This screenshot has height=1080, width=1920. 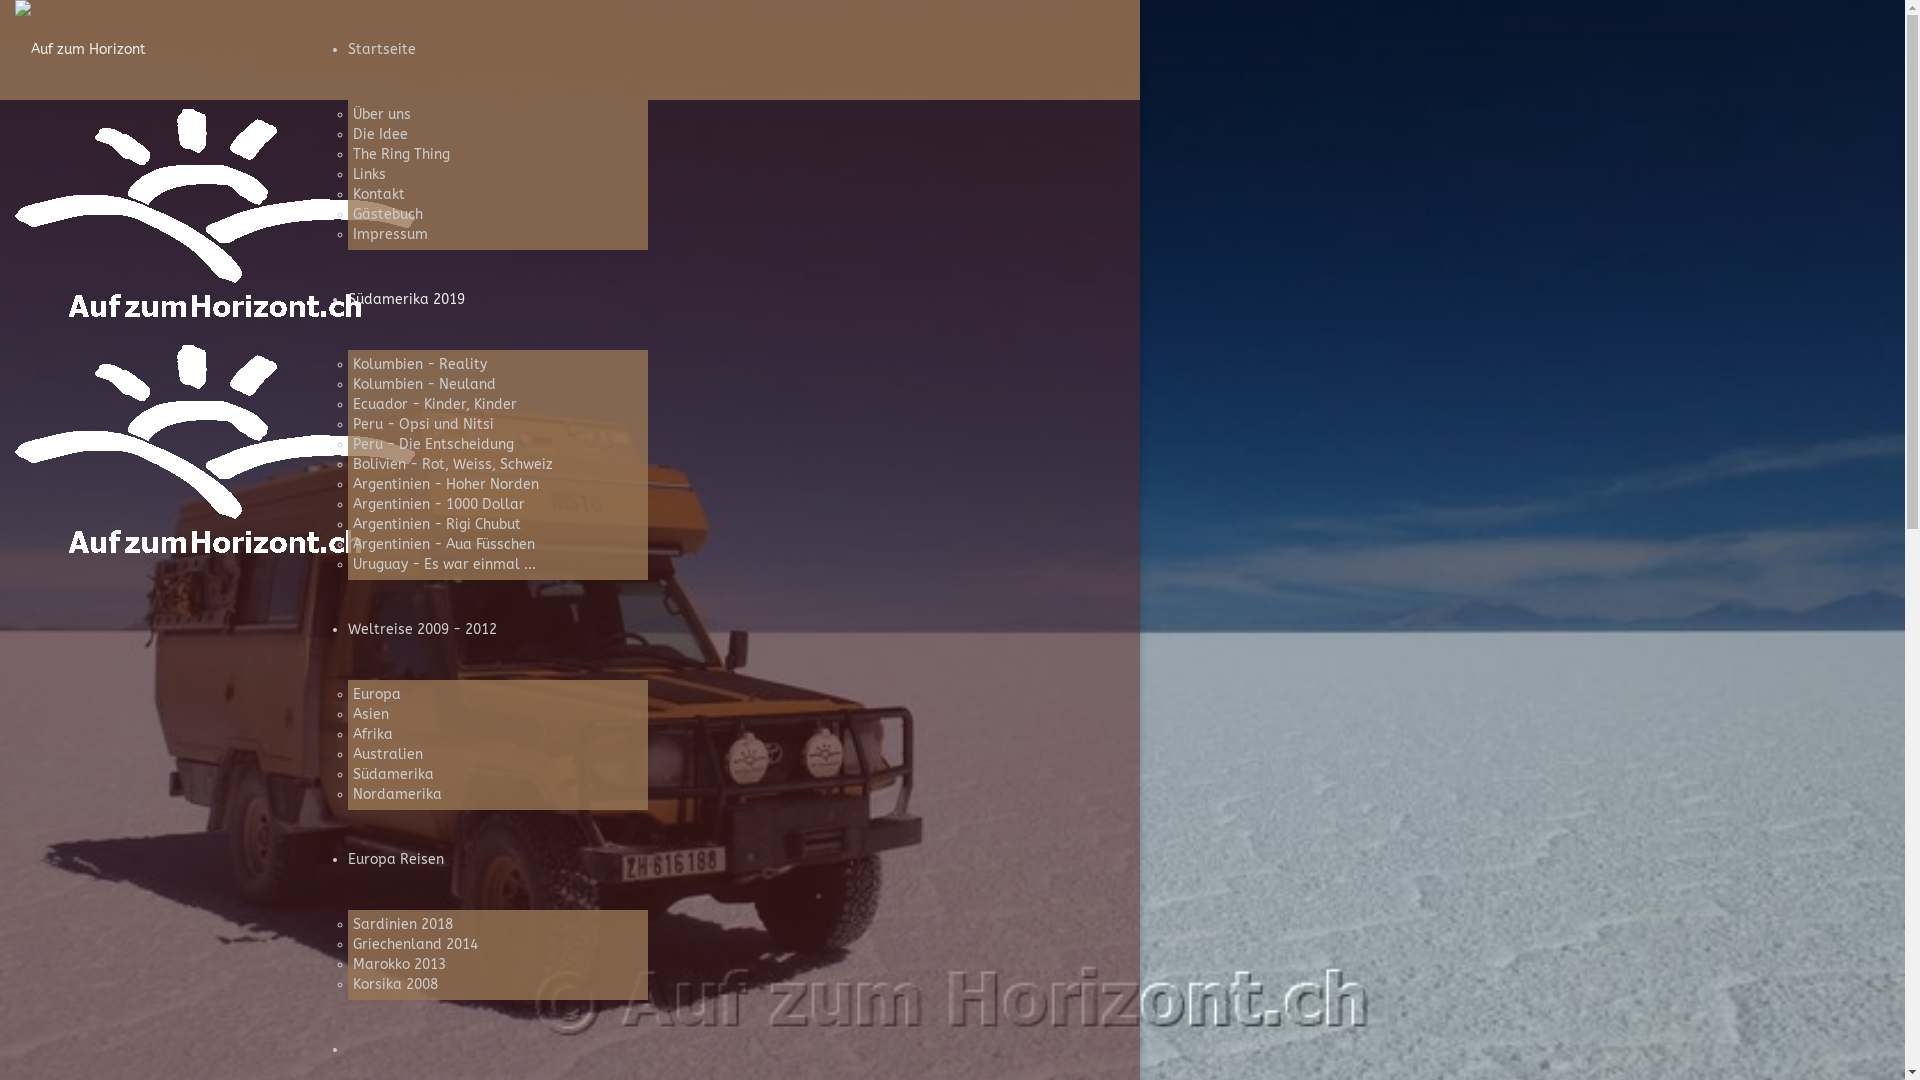 I want to click on 'Peru - Die Entscheidung', so click(x=351, y=443).